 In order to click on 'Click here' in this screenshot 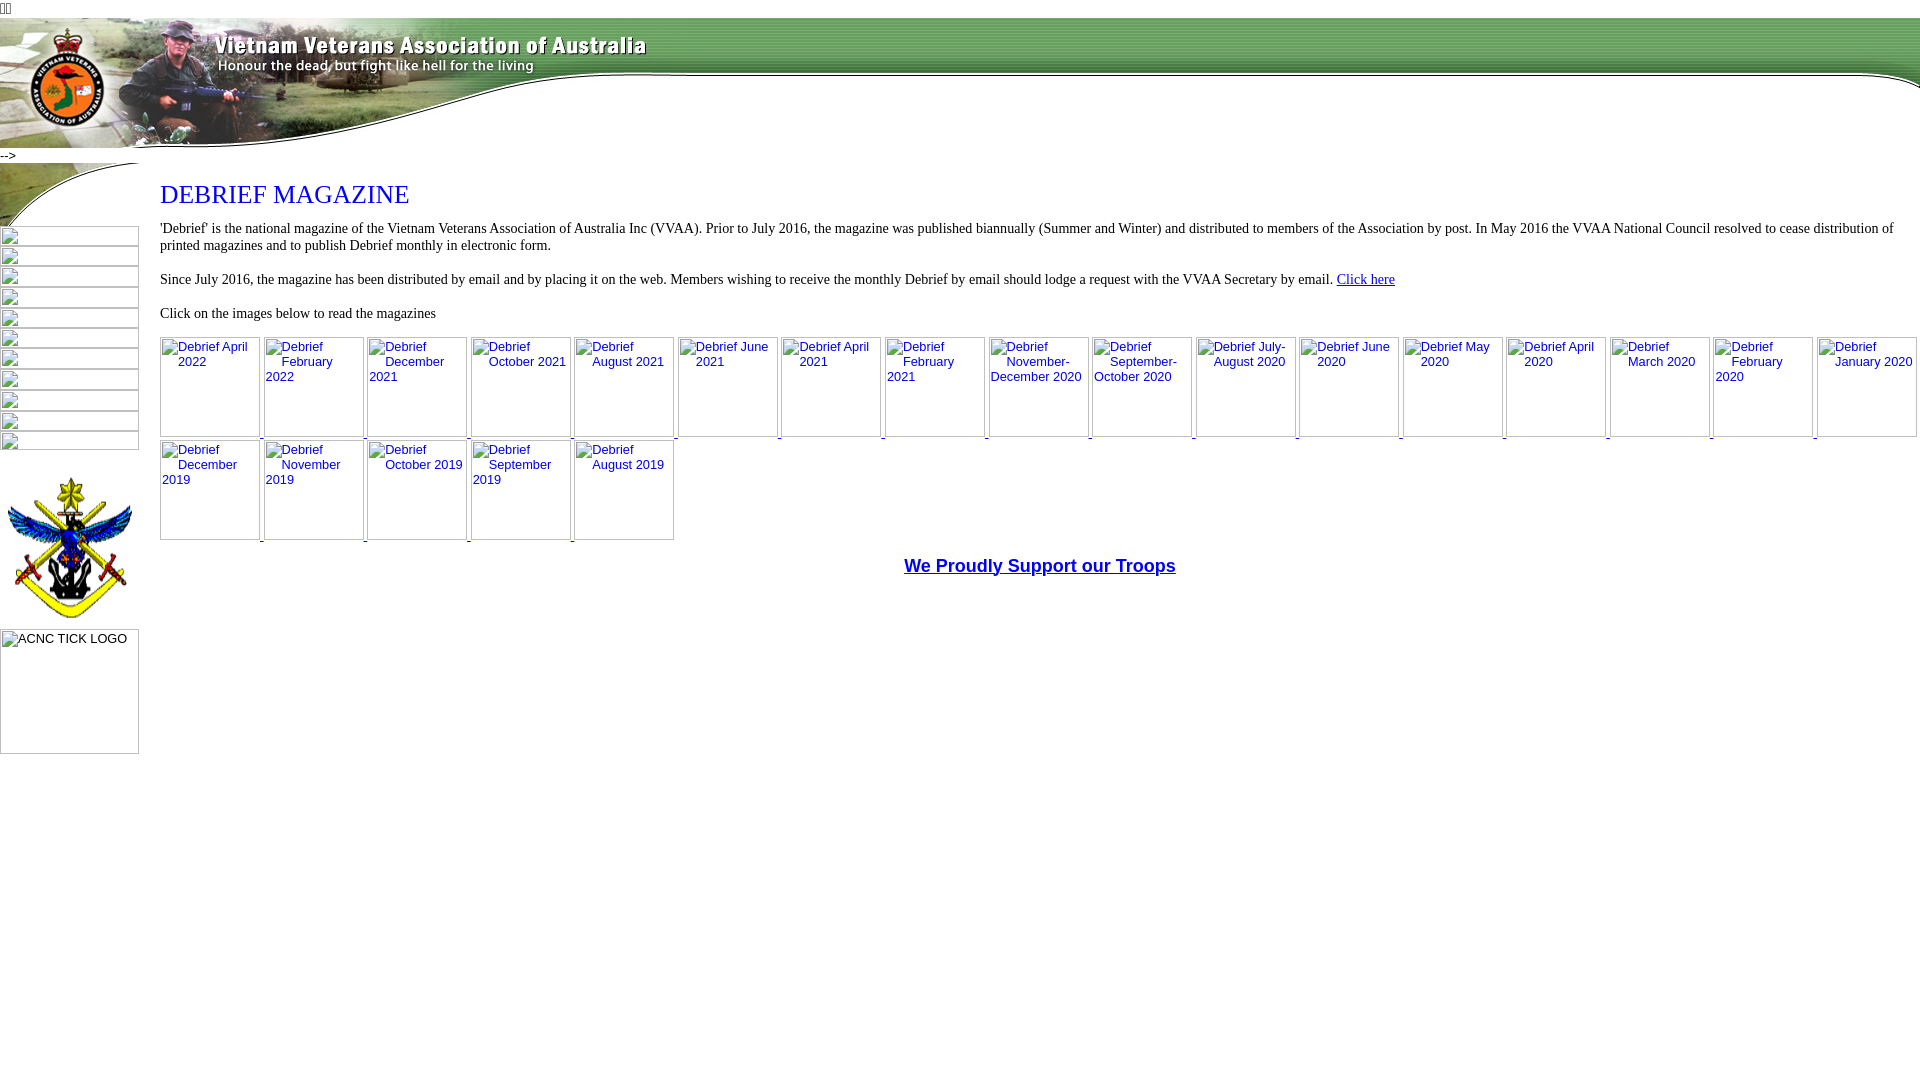, I will do `click(1365, 278)`.